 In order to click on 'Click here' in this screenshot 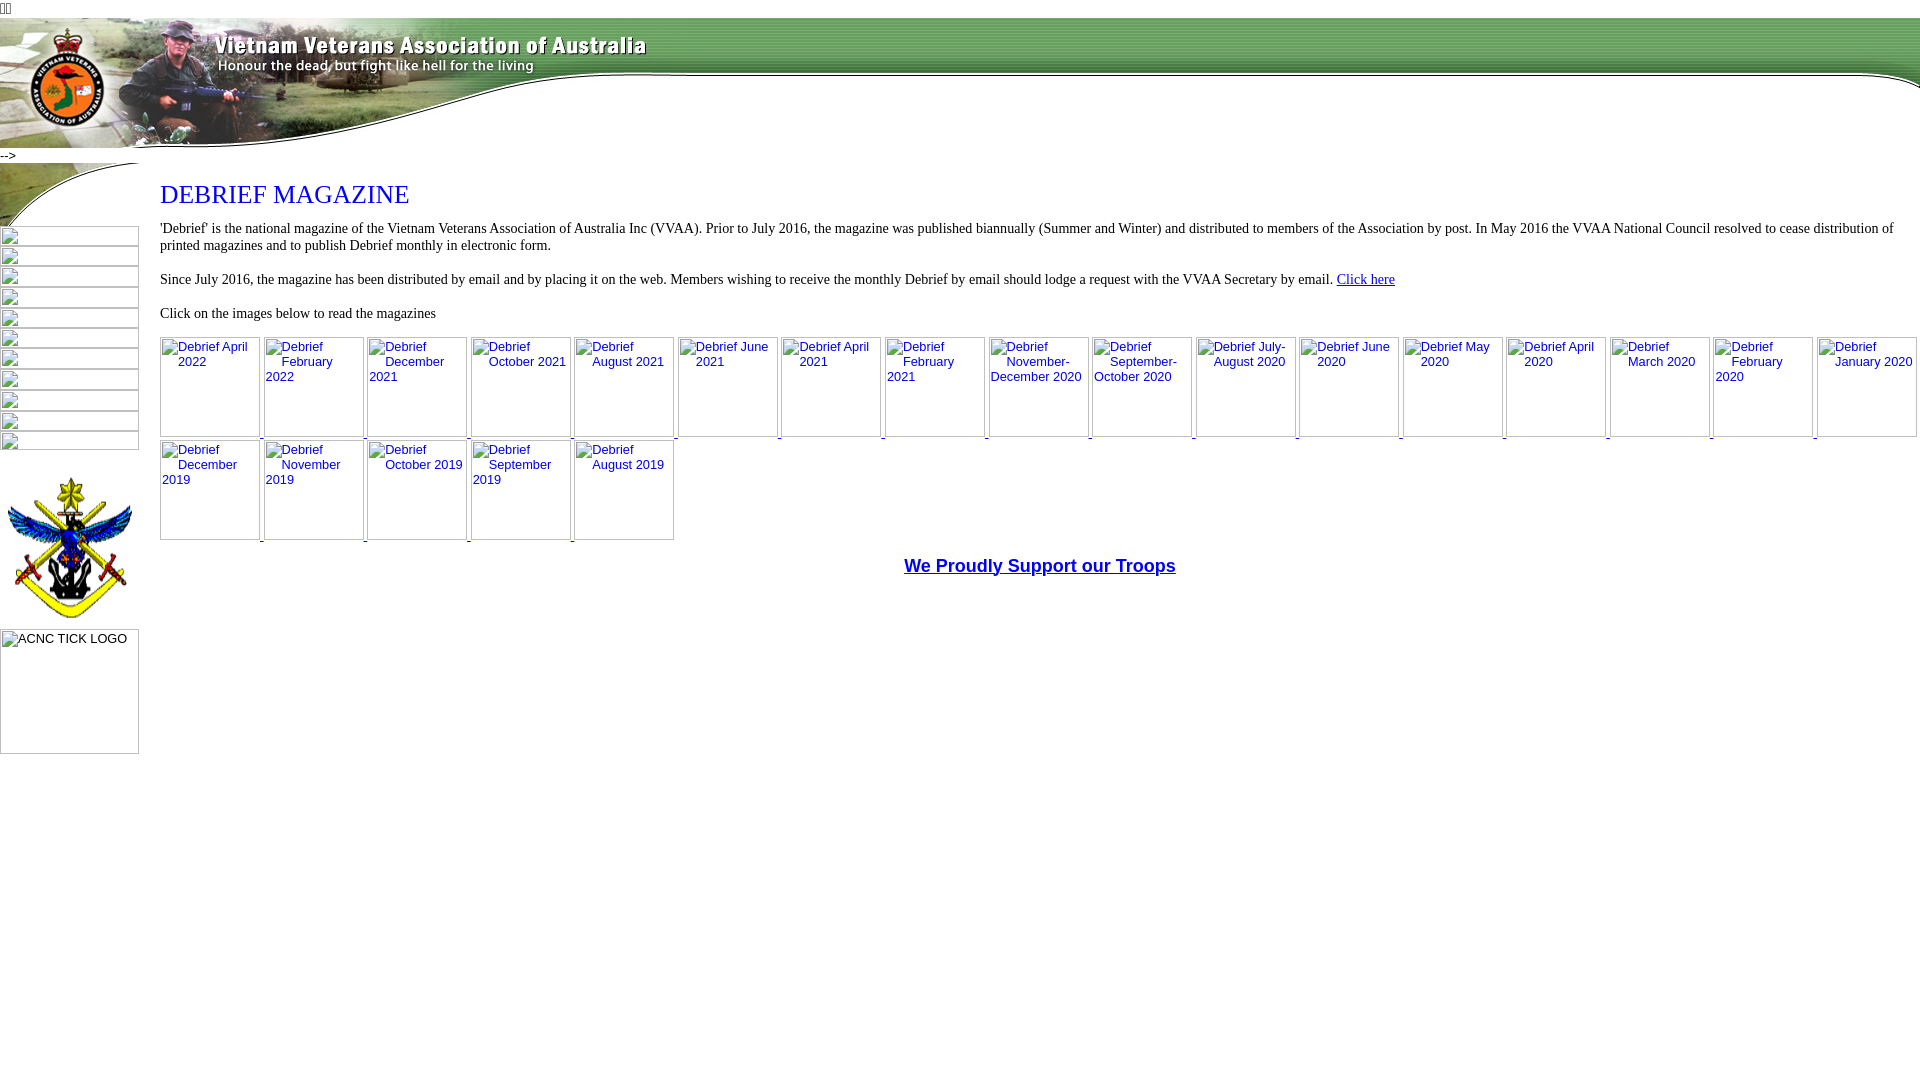, I will do `click(1365, 278)`.